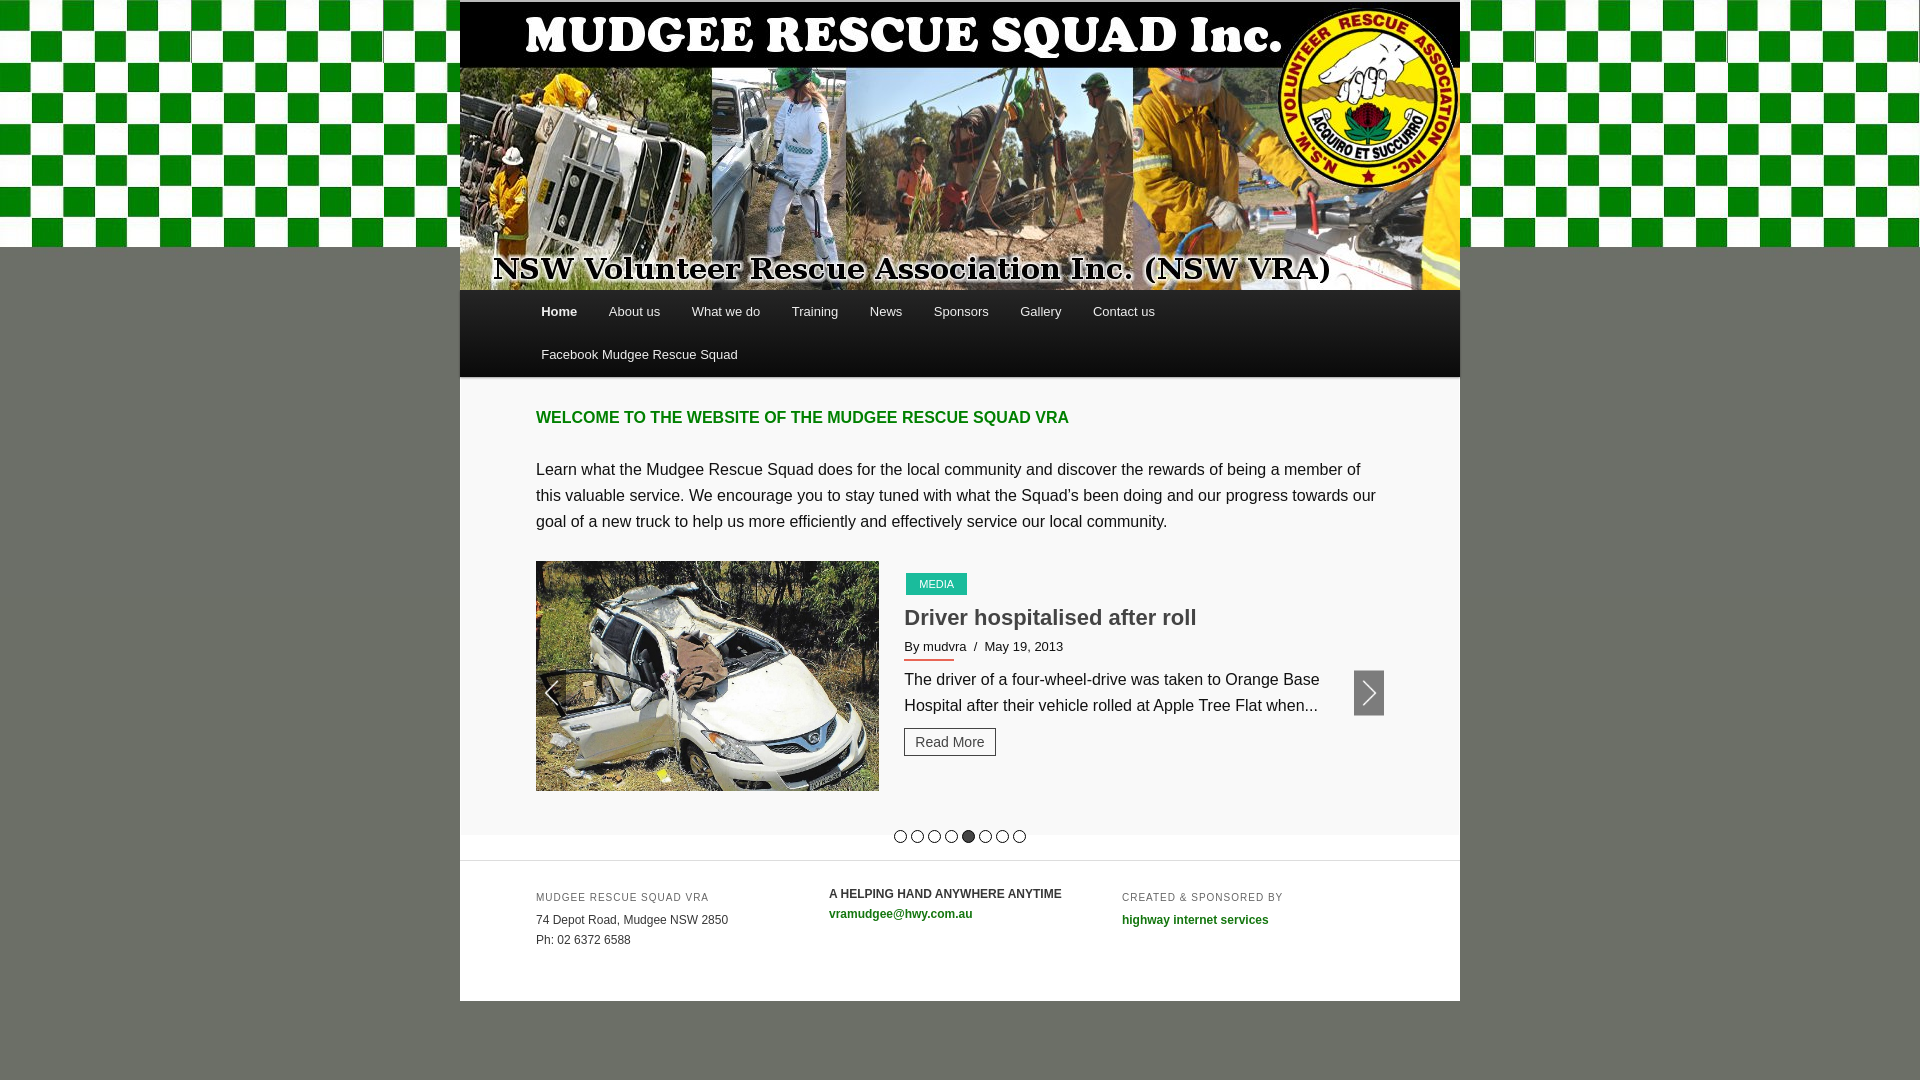  Describe the element at coordinates (1367, 692) in the screenshot. I see `'Next'` at that location.